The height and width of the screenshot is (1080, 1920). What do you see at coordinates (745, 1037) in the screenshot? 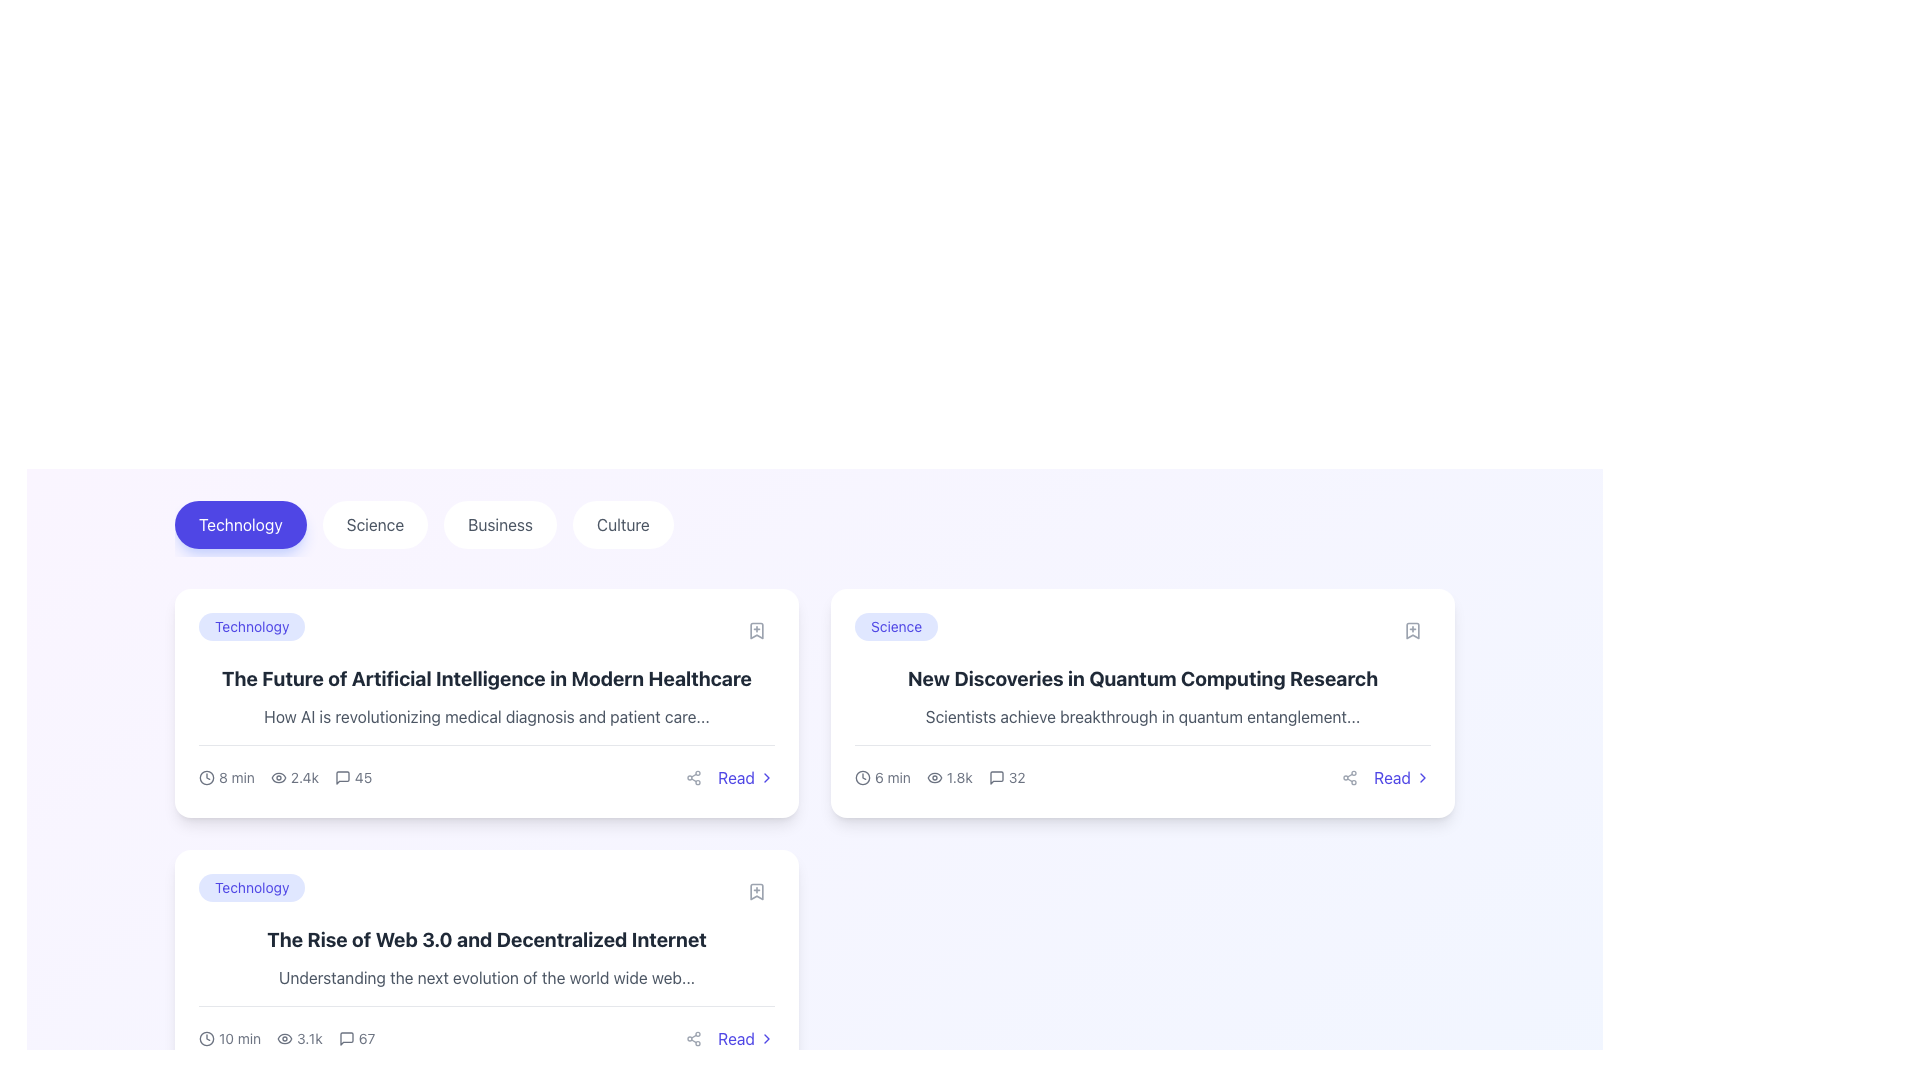
I see `the 'Read' button located at the bottom right corner of an article preview card` at bounding box center [745, 1037].